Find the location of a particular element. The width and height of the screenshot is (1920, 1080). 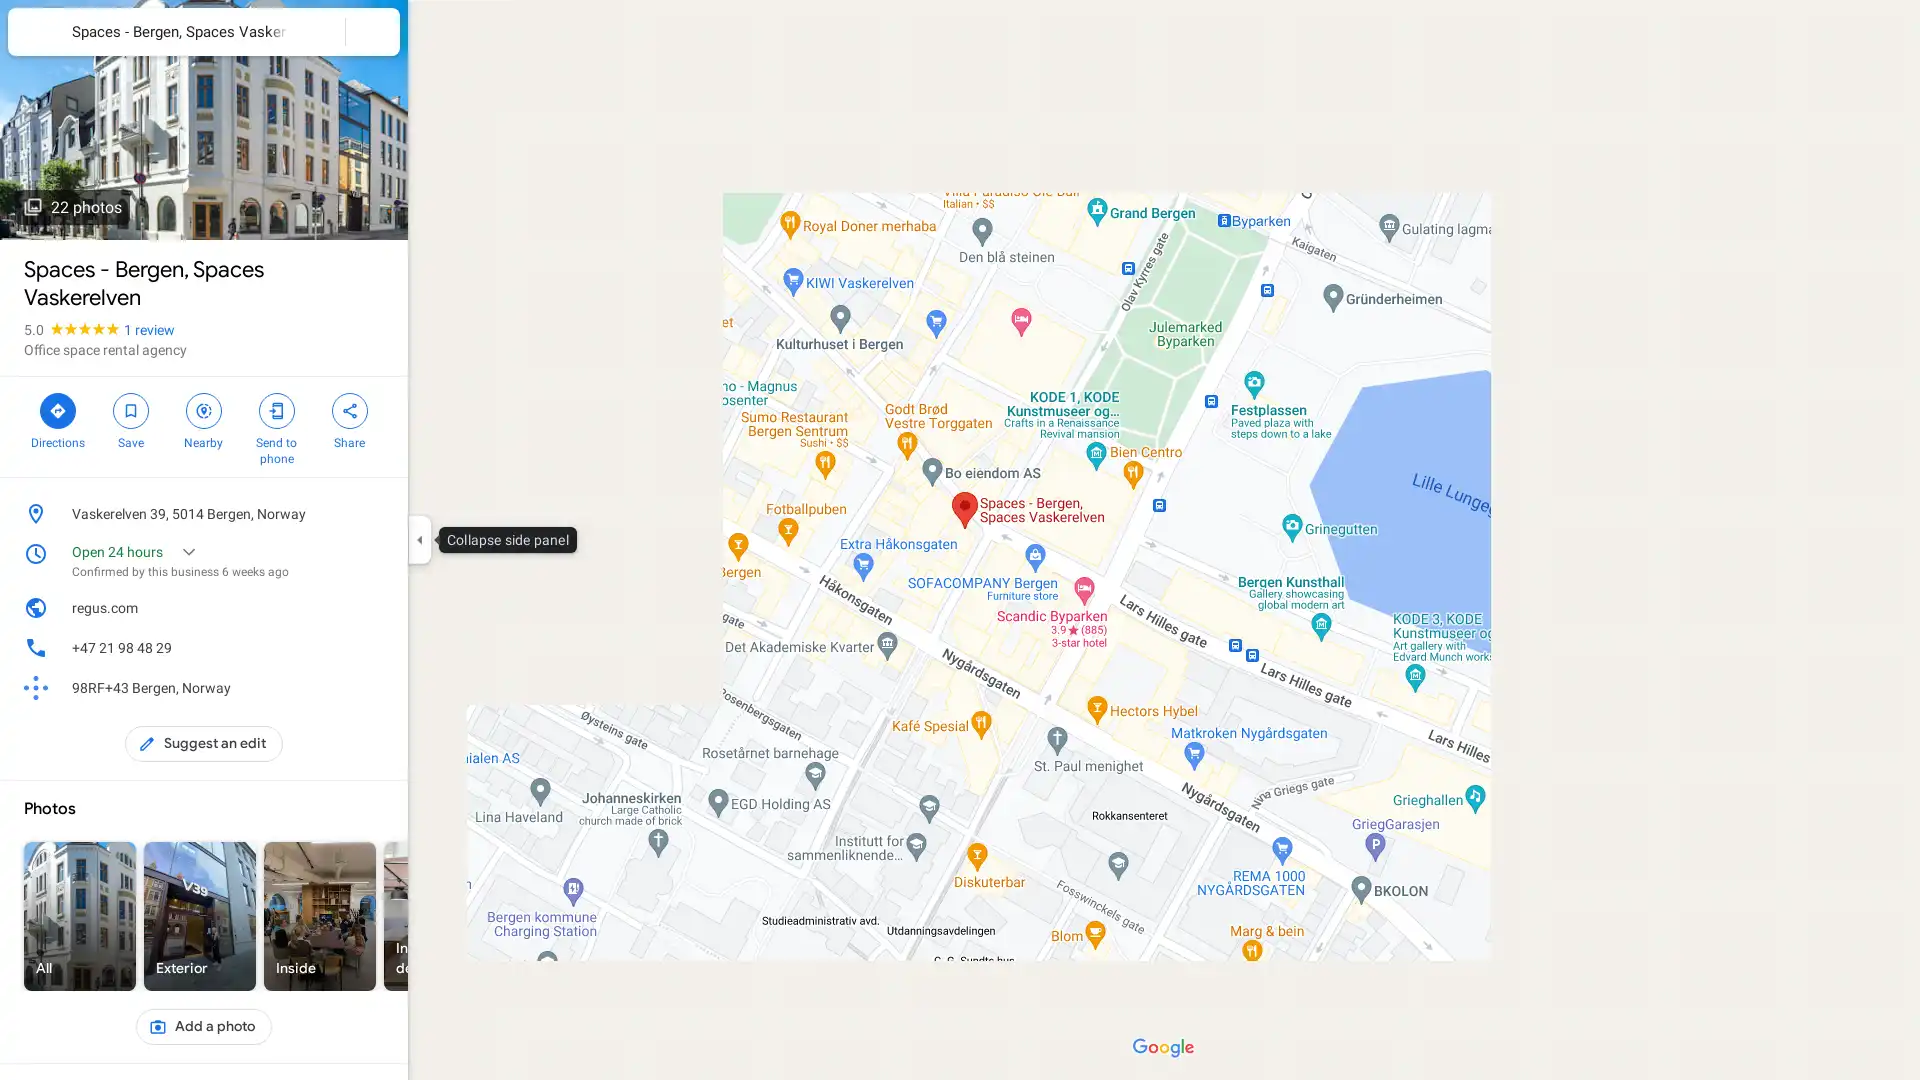

Directions to Spaces - Bergen, Spaces Vaskerelven is located at coordinates (57, 418).